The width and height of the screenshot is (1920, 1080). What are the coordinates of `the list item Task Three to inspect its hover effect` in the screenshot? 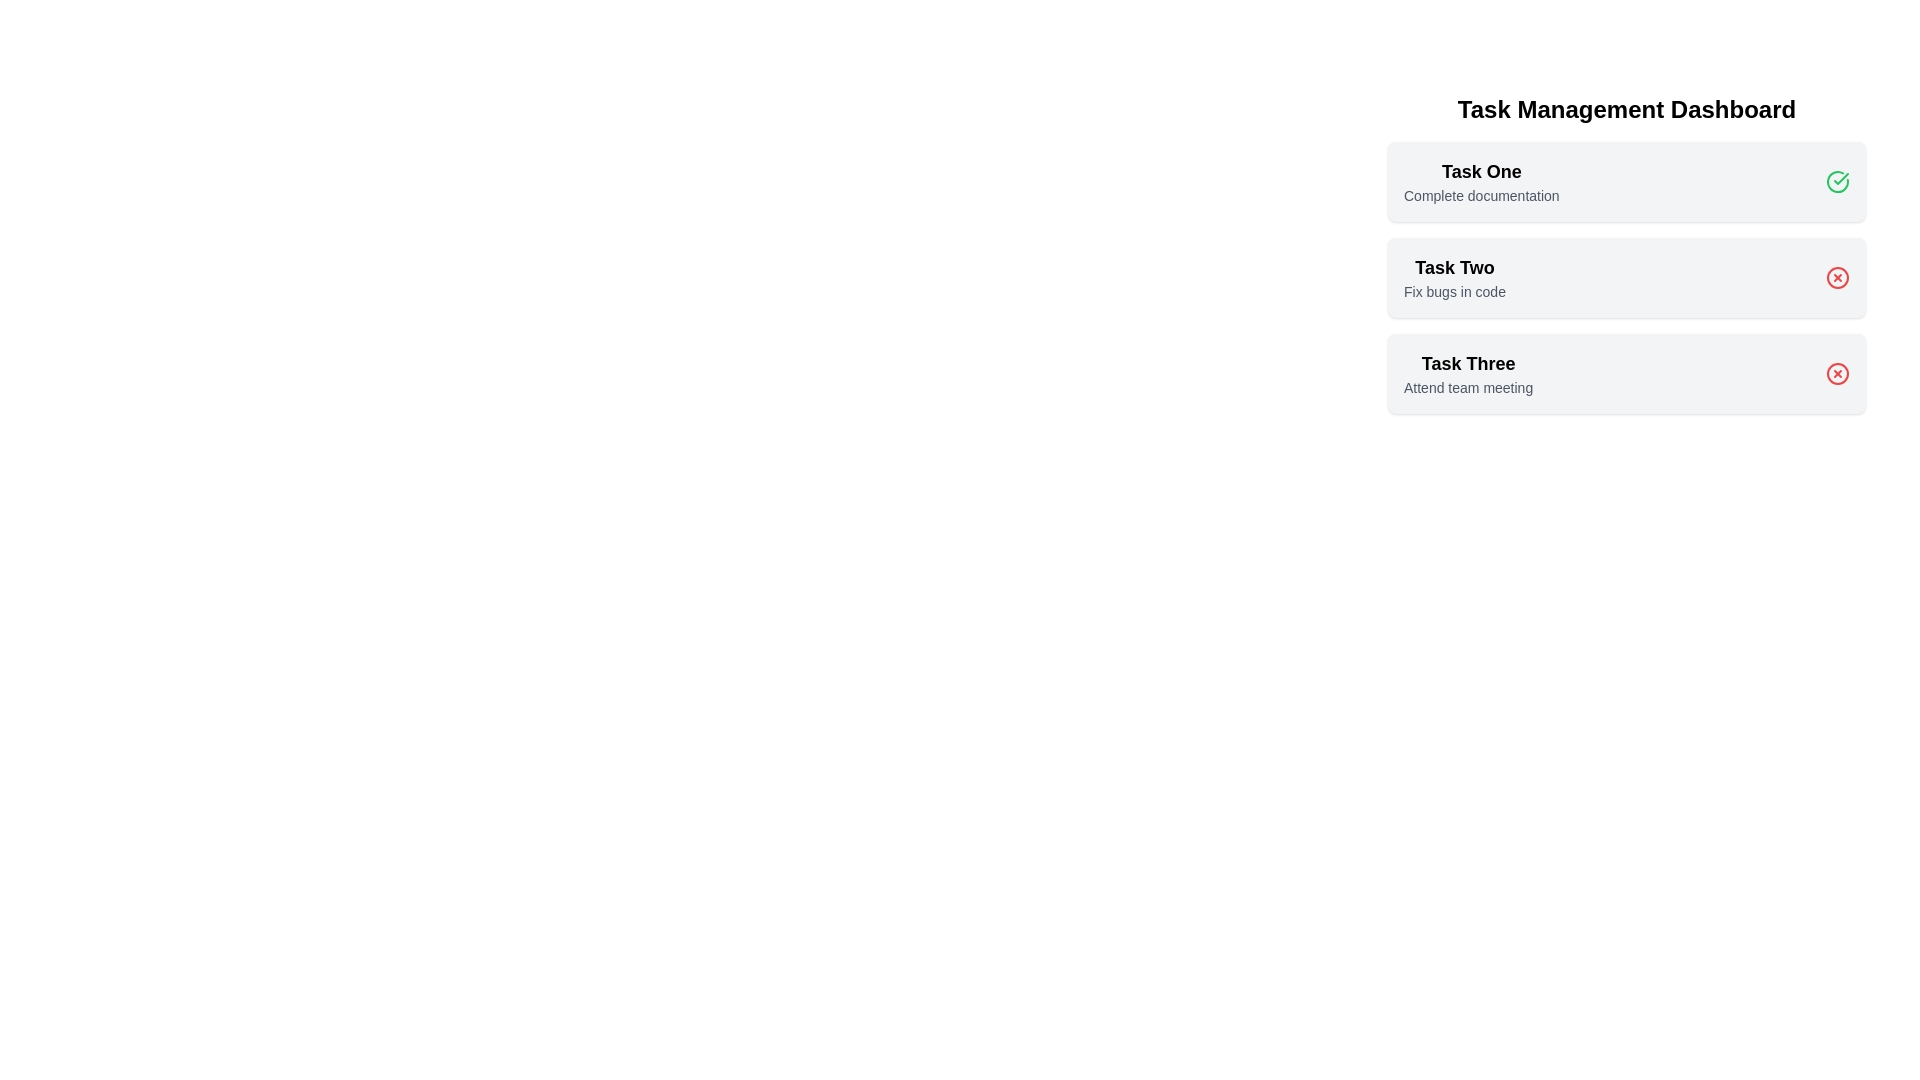 It's located at (1468, 374).